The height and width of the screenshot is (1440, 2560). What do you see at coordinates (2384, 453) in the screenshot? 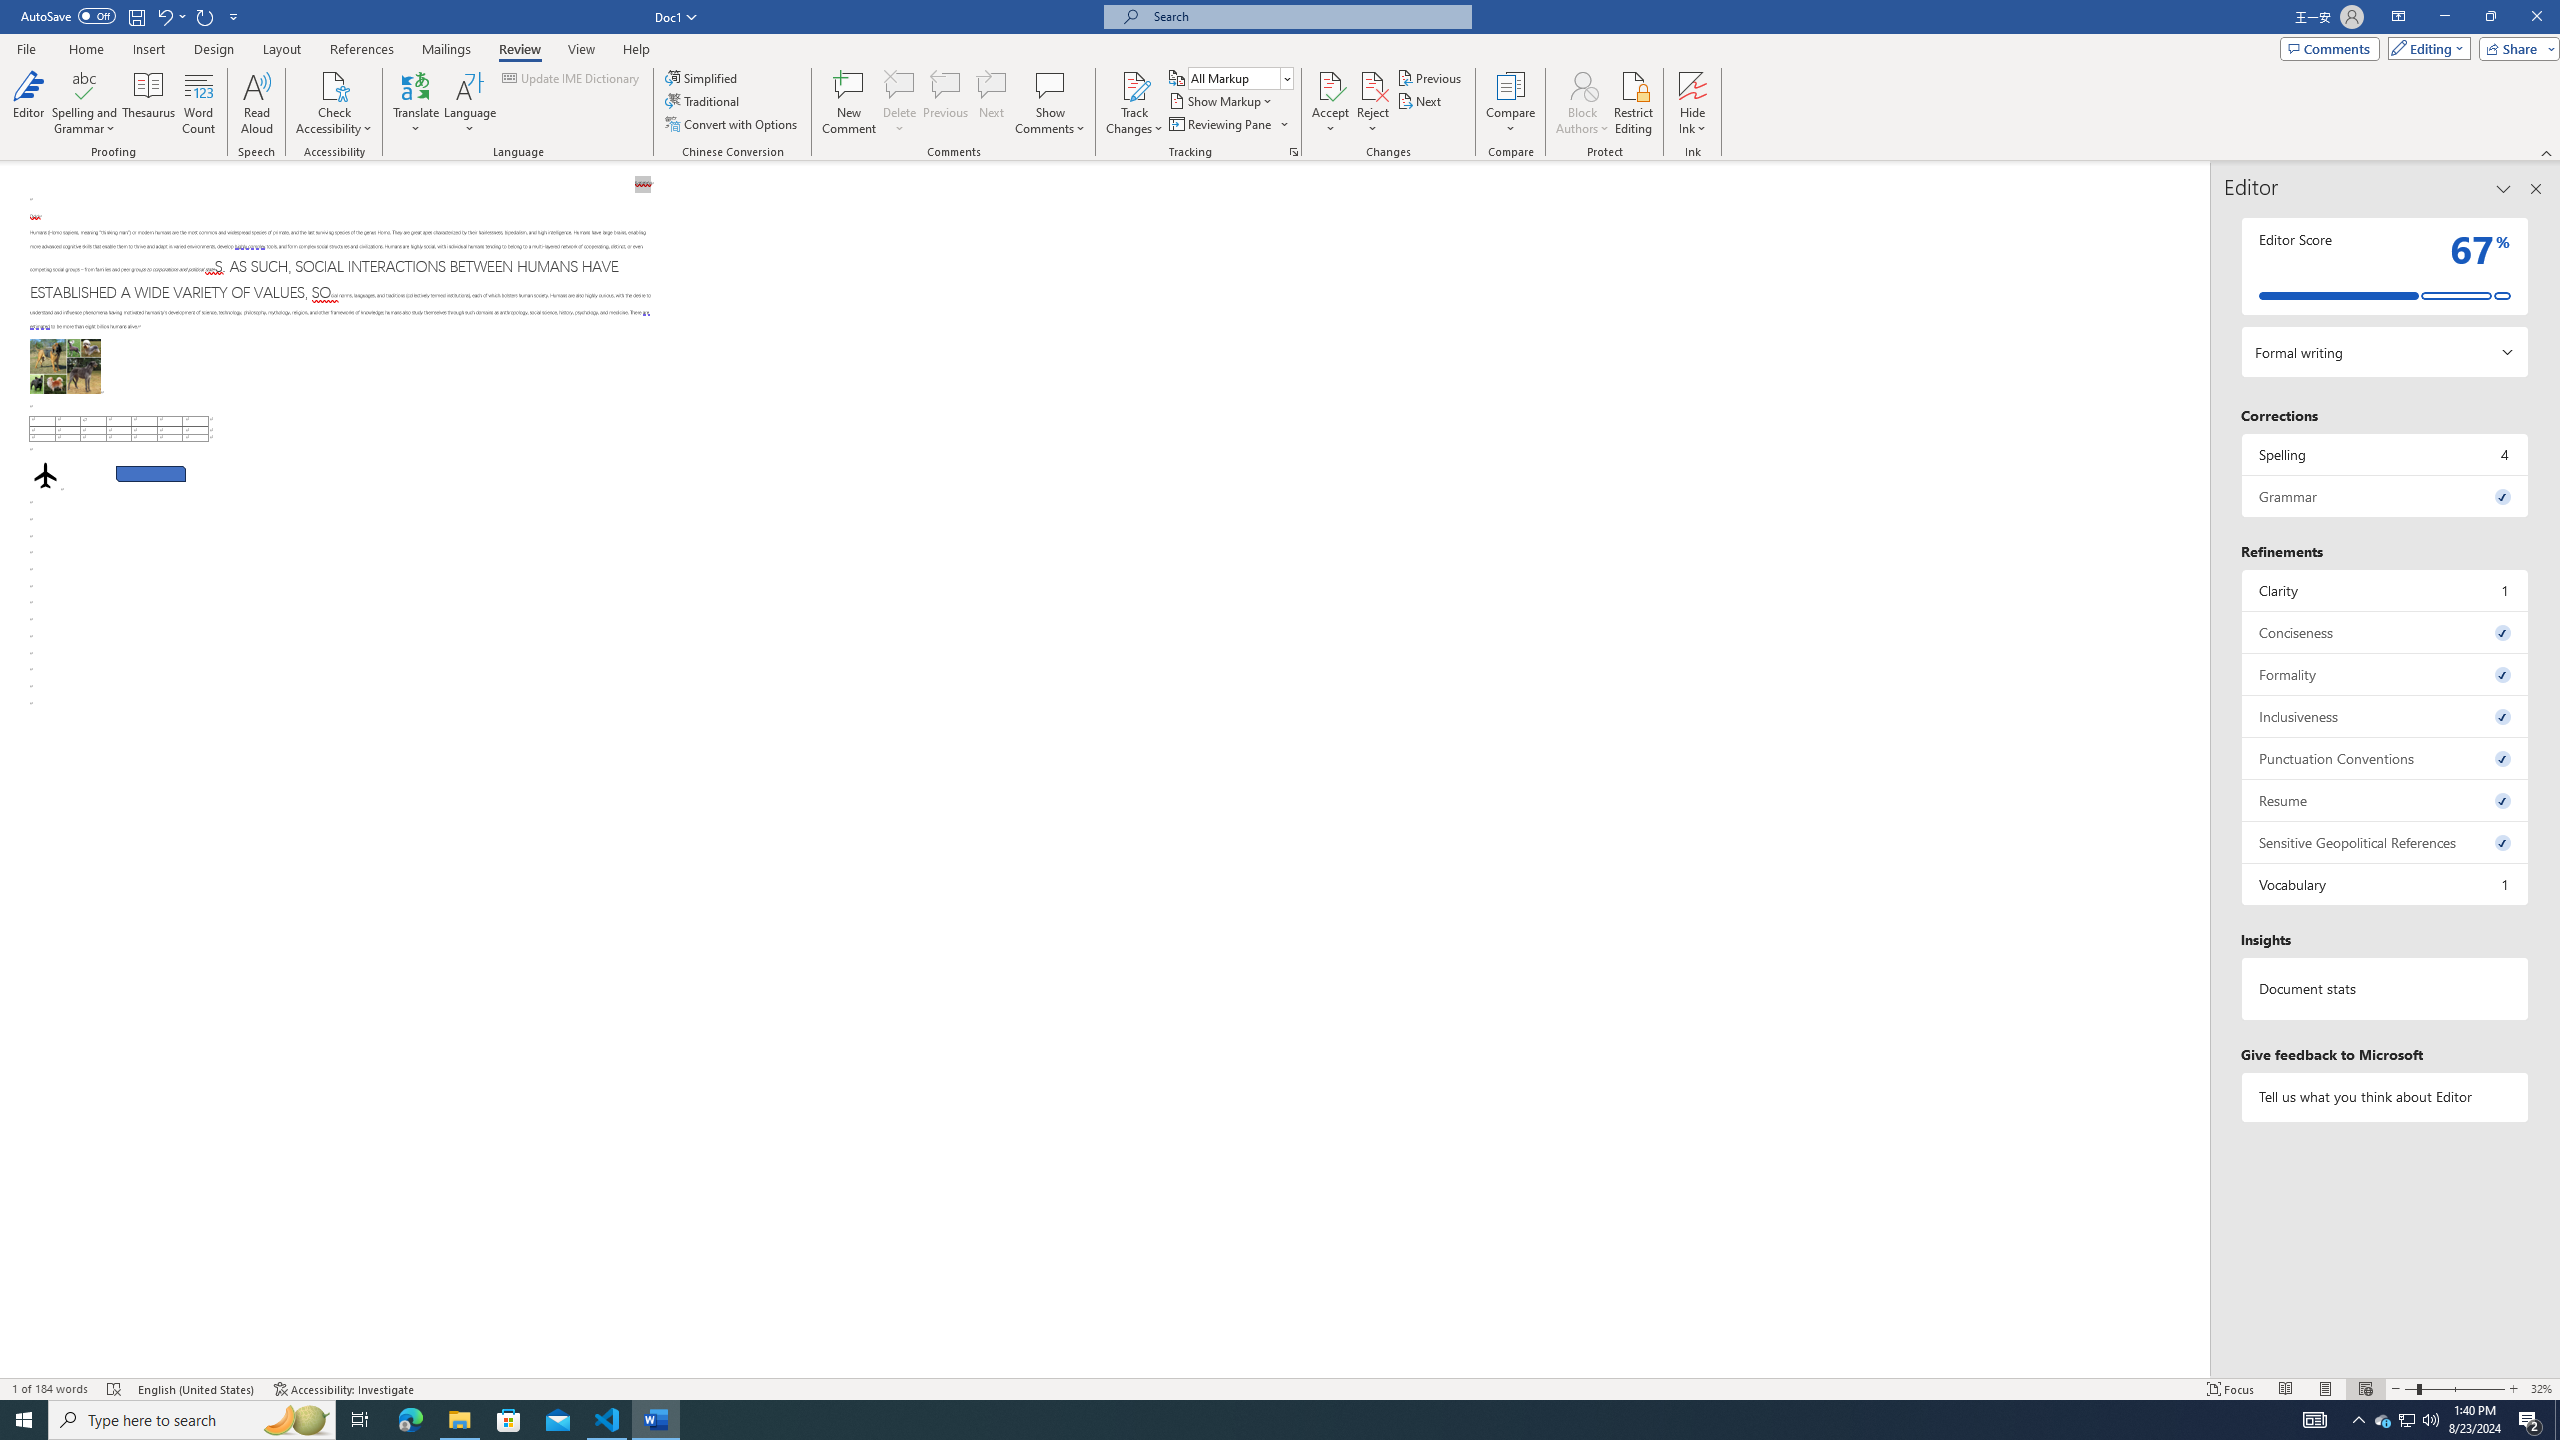
I see `'Spelling, 4 issues. Press space or enter to review items.'` at bounding box center [2384, 453].